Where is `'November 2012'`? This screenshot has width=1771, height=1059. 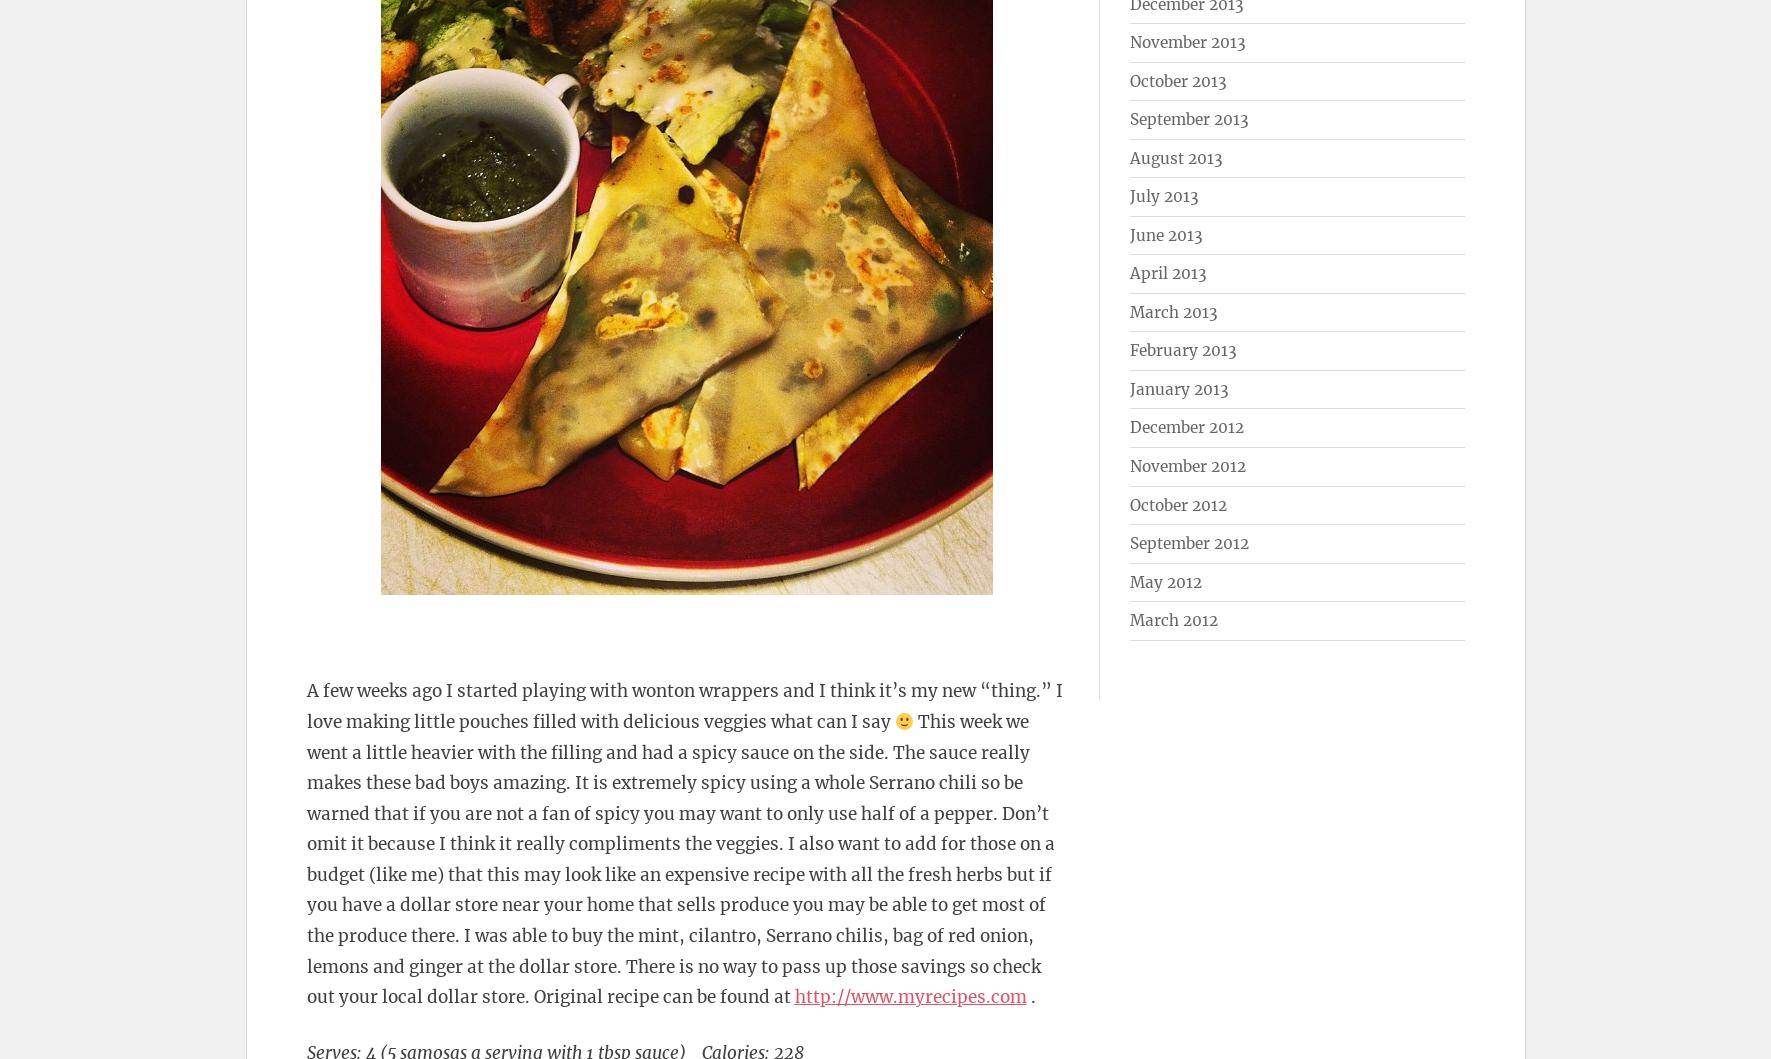
'November 2012' is located at coordinates (1128, 465).